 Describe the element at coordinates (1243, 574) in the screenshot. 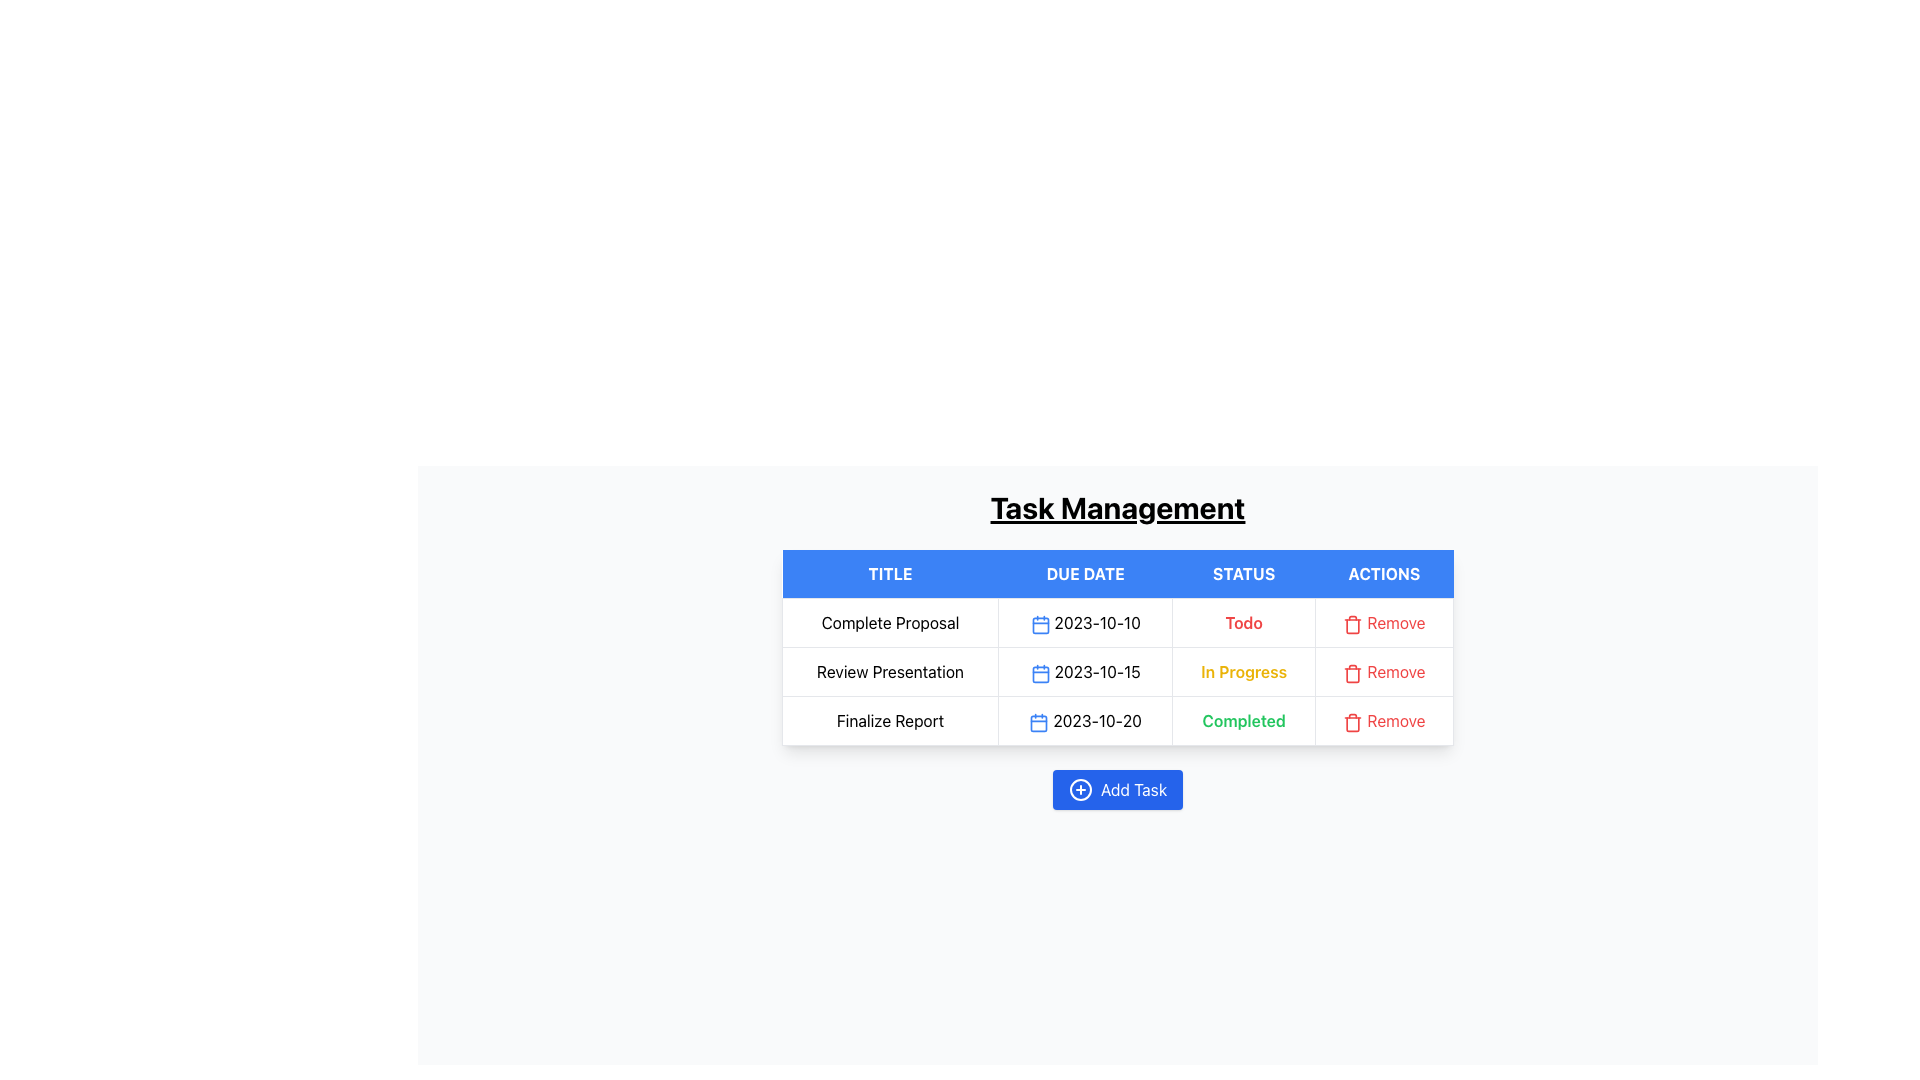

I see `the 'STATUS' column header label in the table, which is the third column header located between 'DUE DATE' and 'ACTIONS'` at that location.